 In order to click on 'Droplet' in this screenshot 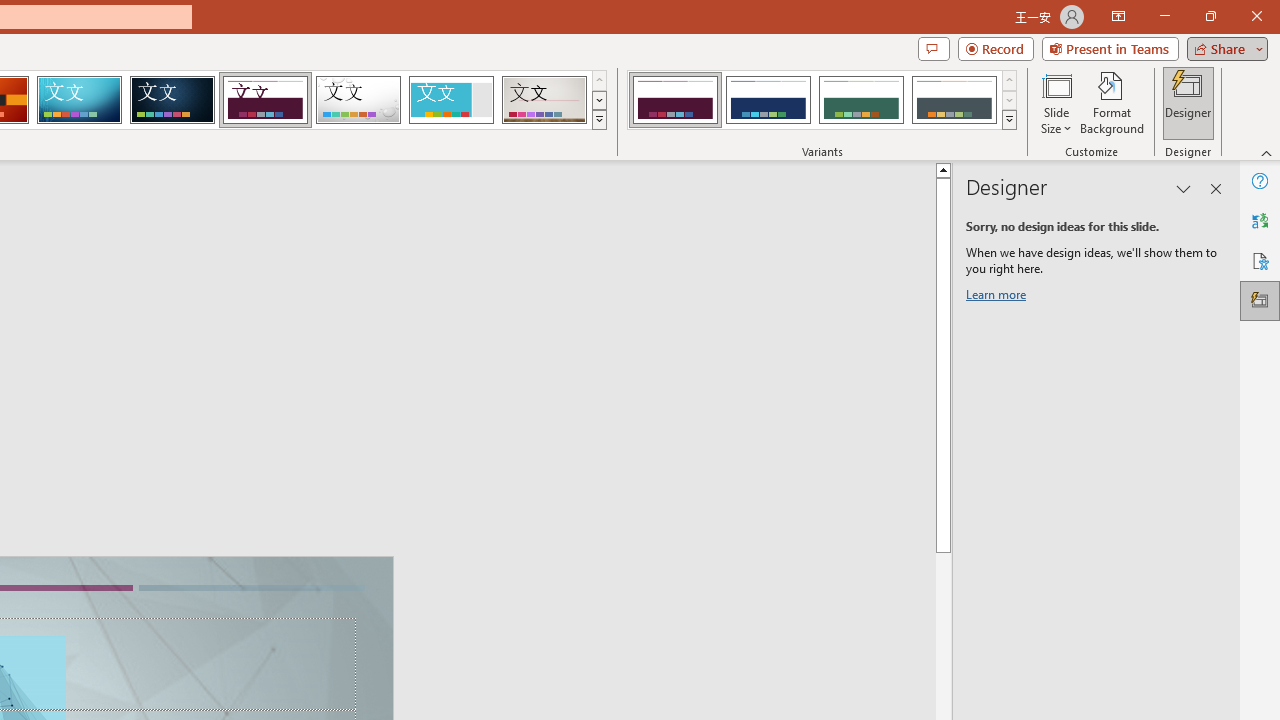, I will do `click(358, 100)`.